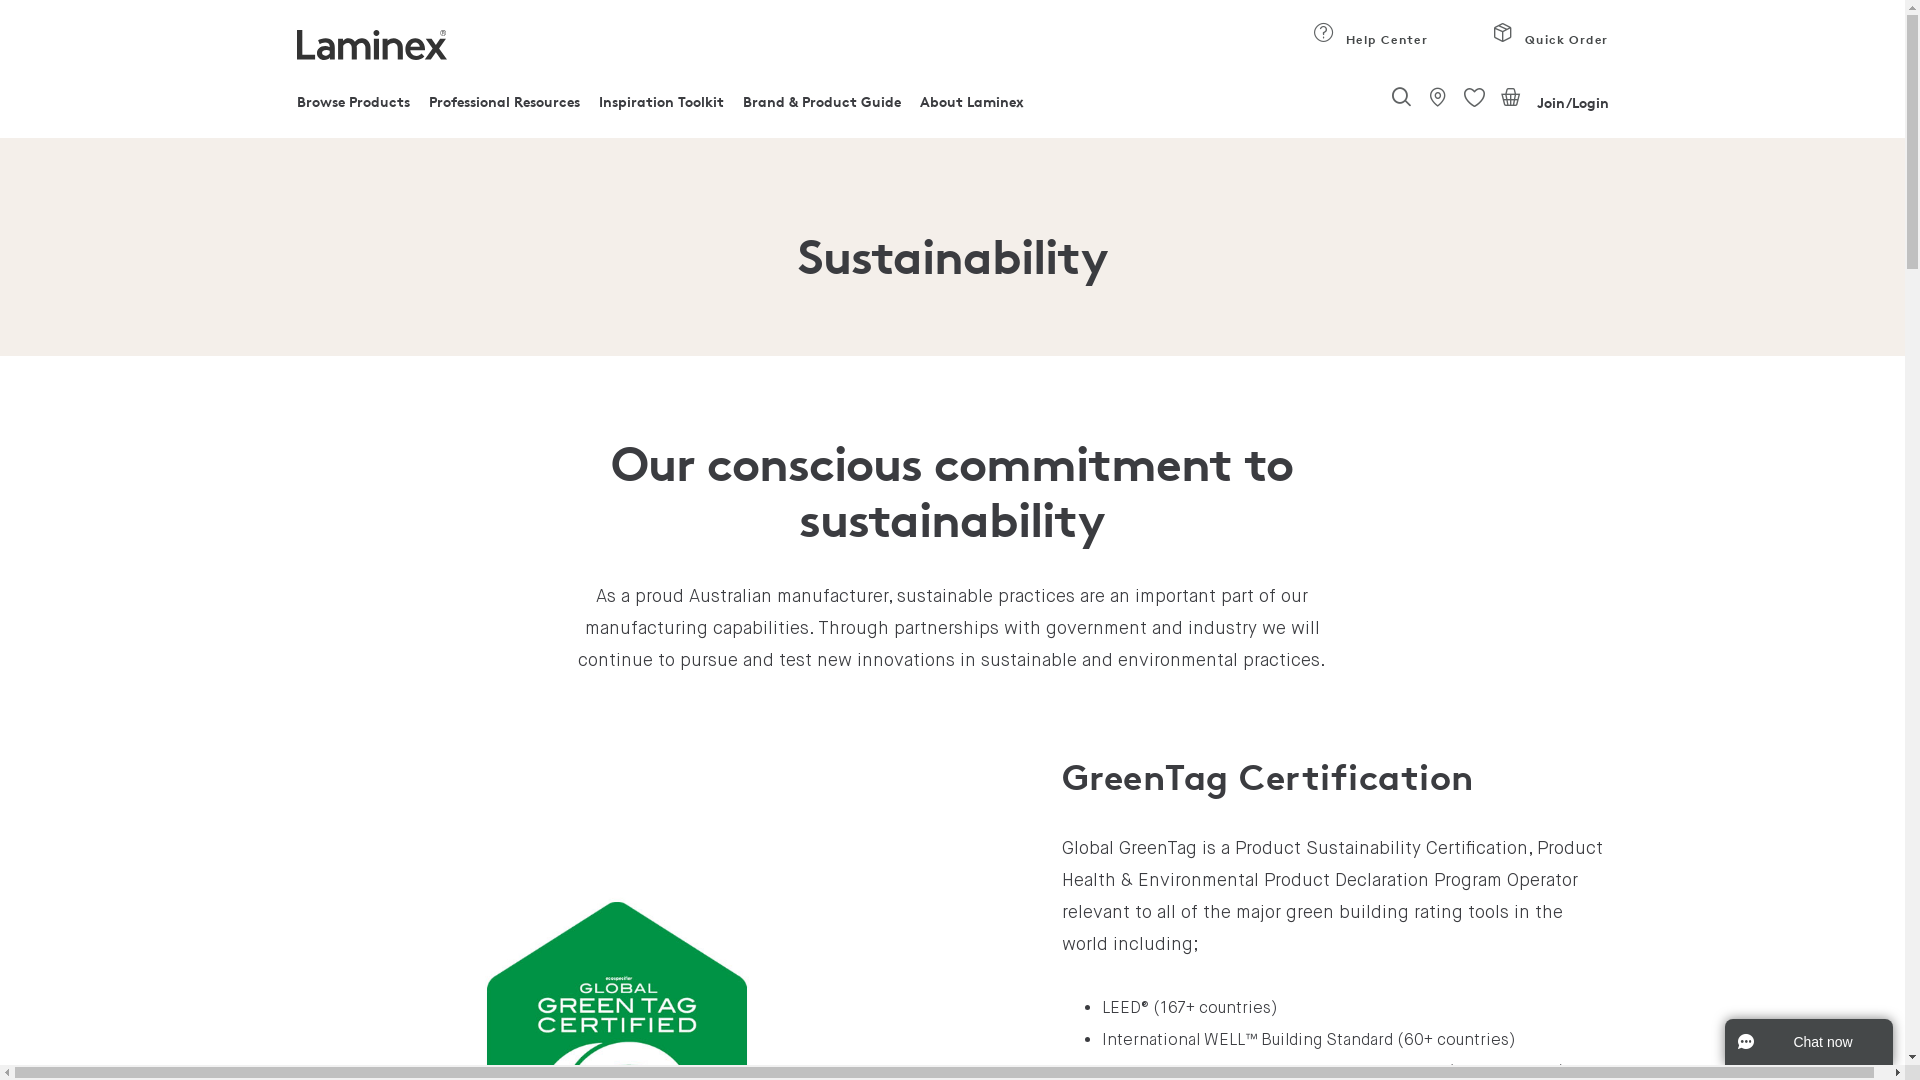  I want to click on 'Help Center', so click(1324, 33).